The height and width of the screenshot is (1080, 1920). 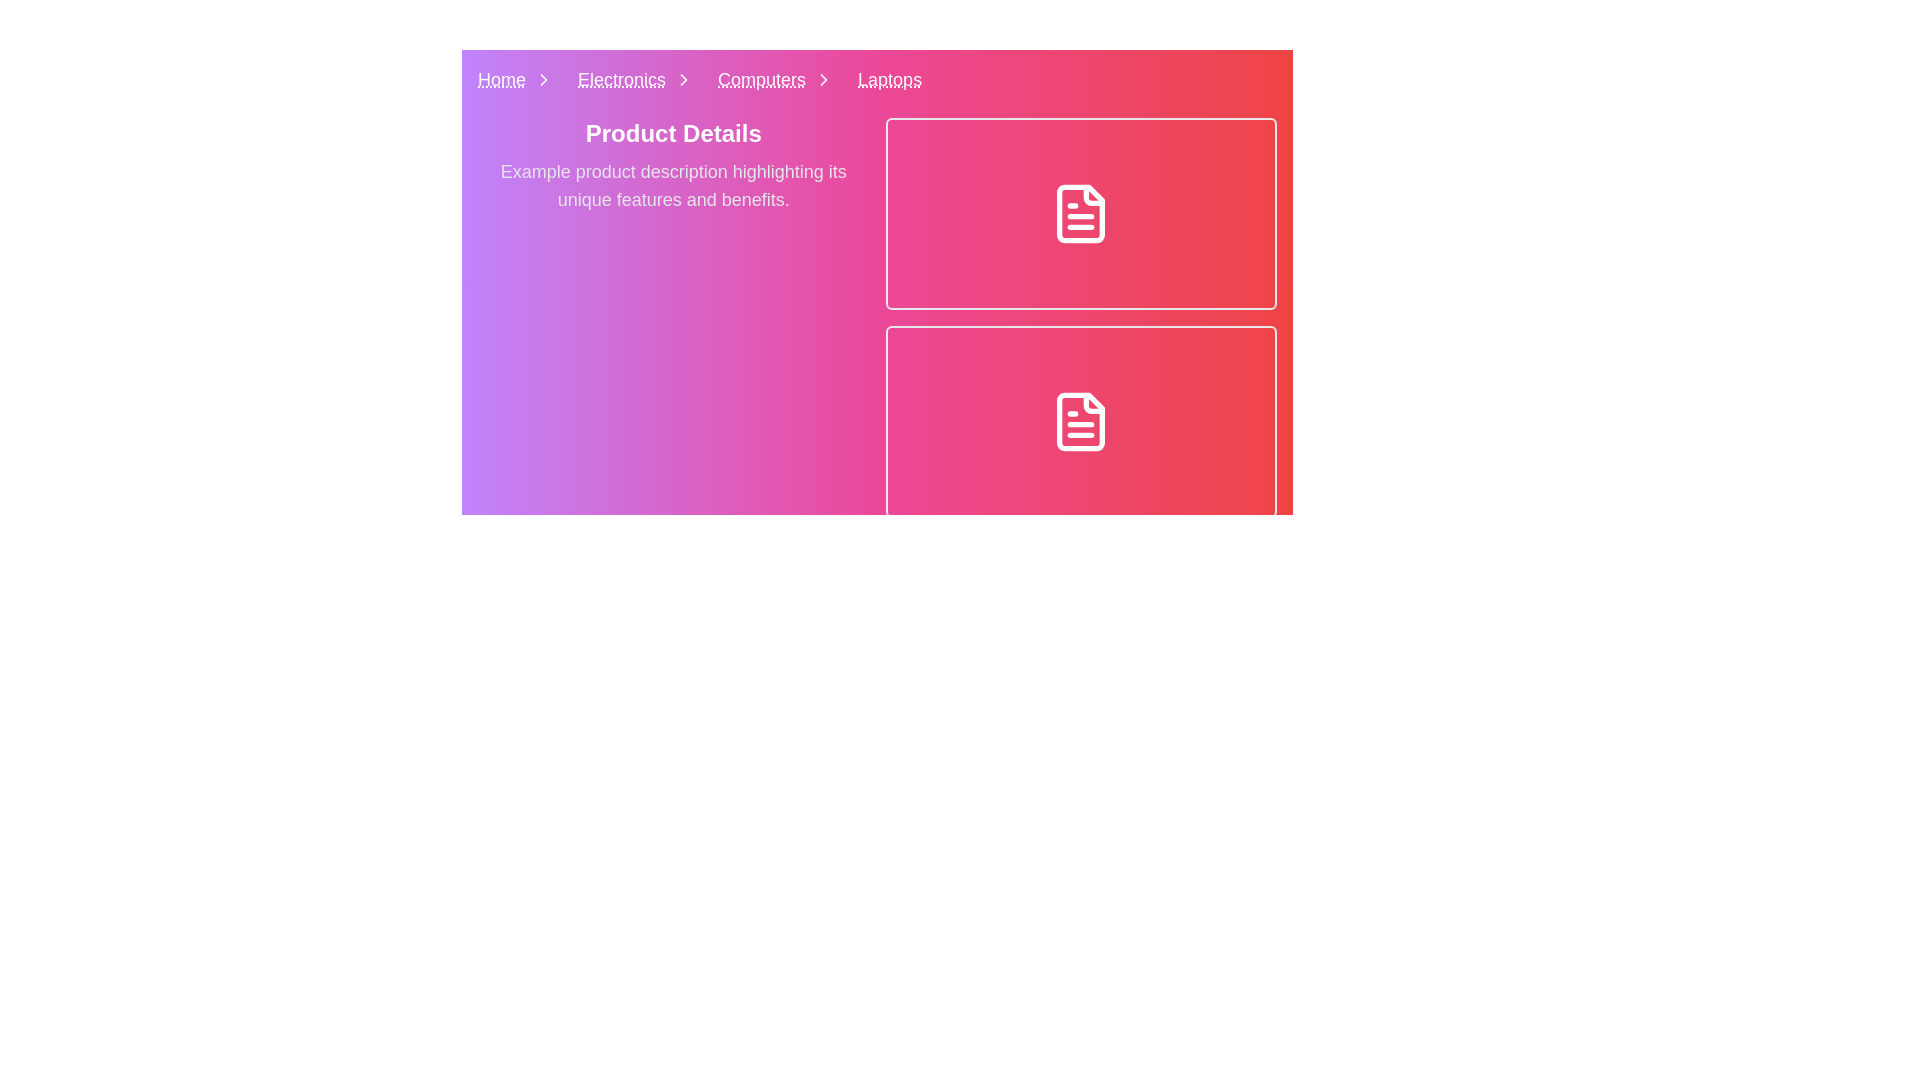 I want to click on the right-facing chevron icon in the breadcrumb navigation bar located between 'Computers' and 'Laptops', so click(x=824, y=79).